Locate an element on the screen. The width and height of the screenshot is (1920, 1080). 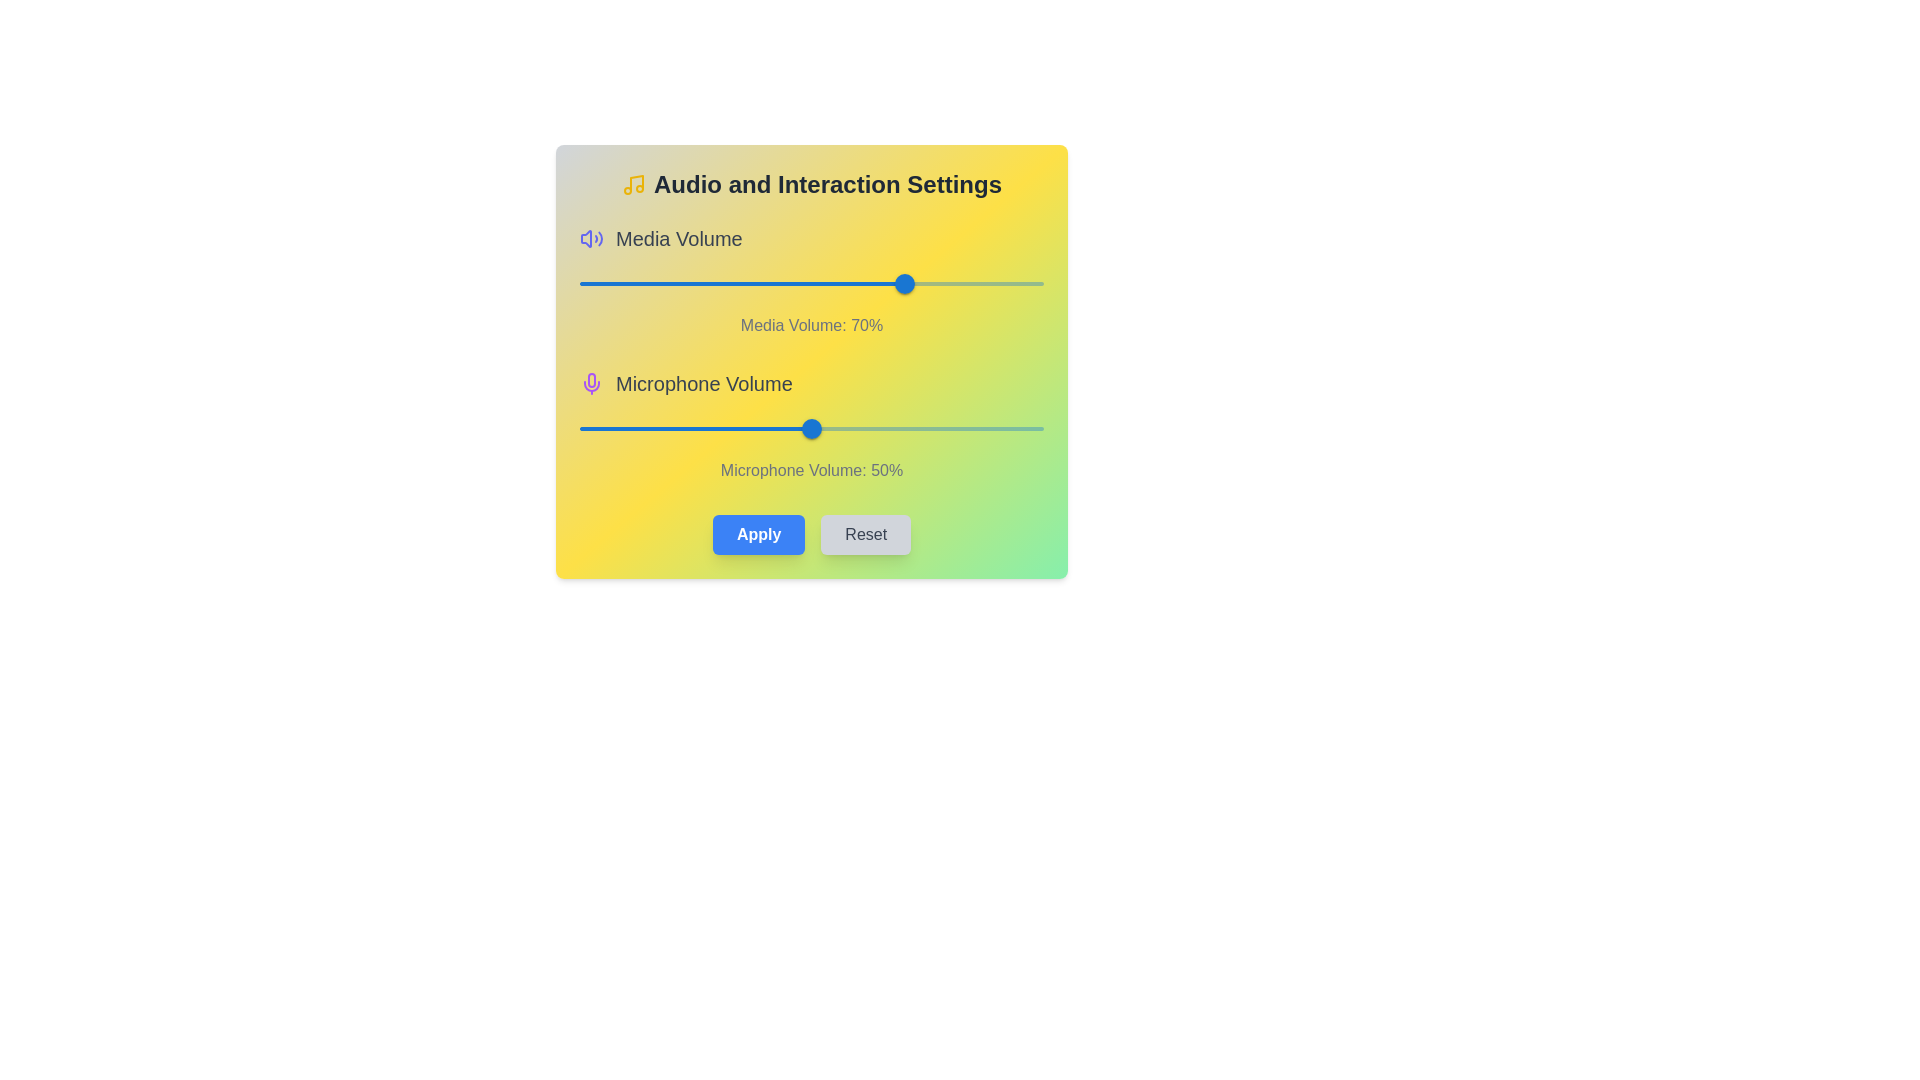
the 'Apply' button located at the bottom center of the 'Audio and Interaction Settings' card for keyboard interaction is located at coordinates (758, 534).